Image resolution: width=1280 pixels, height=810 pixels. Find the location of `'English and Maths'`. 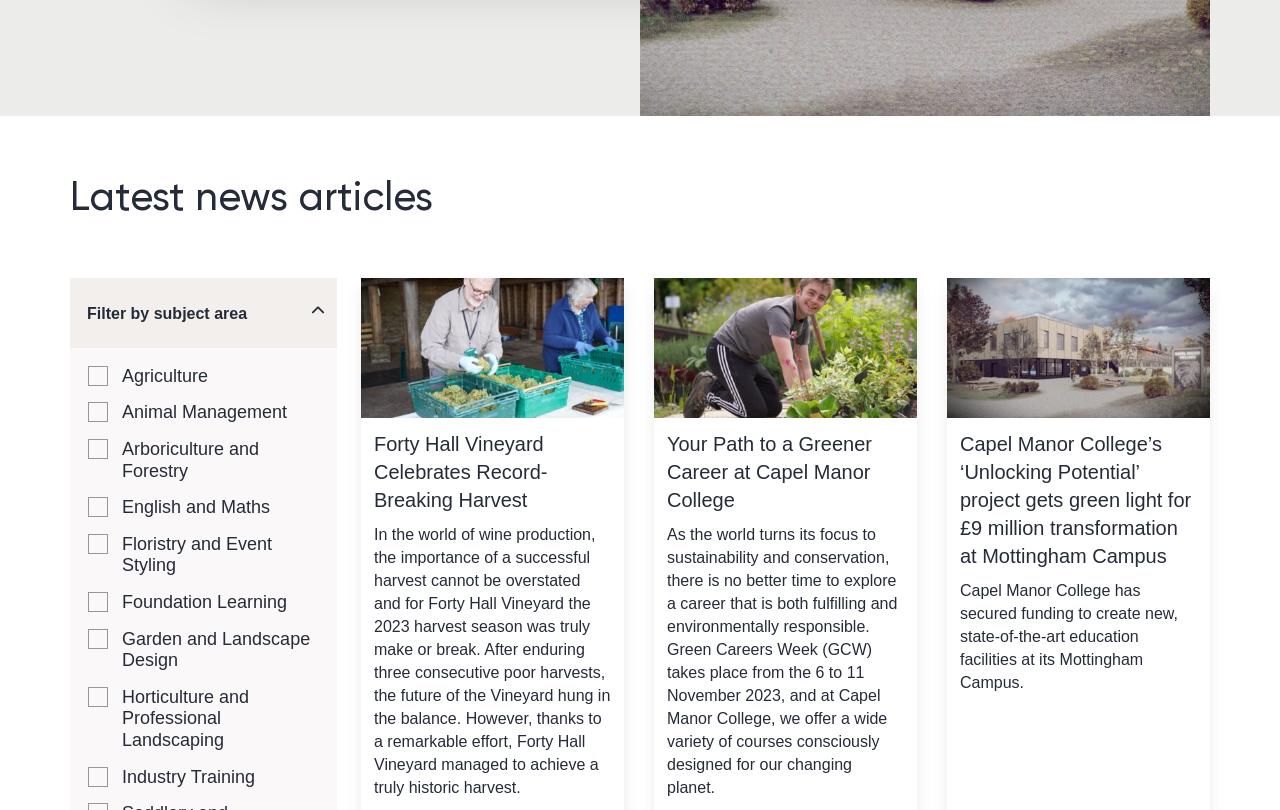

'English and Maths' is located at coordinates (120, 506).